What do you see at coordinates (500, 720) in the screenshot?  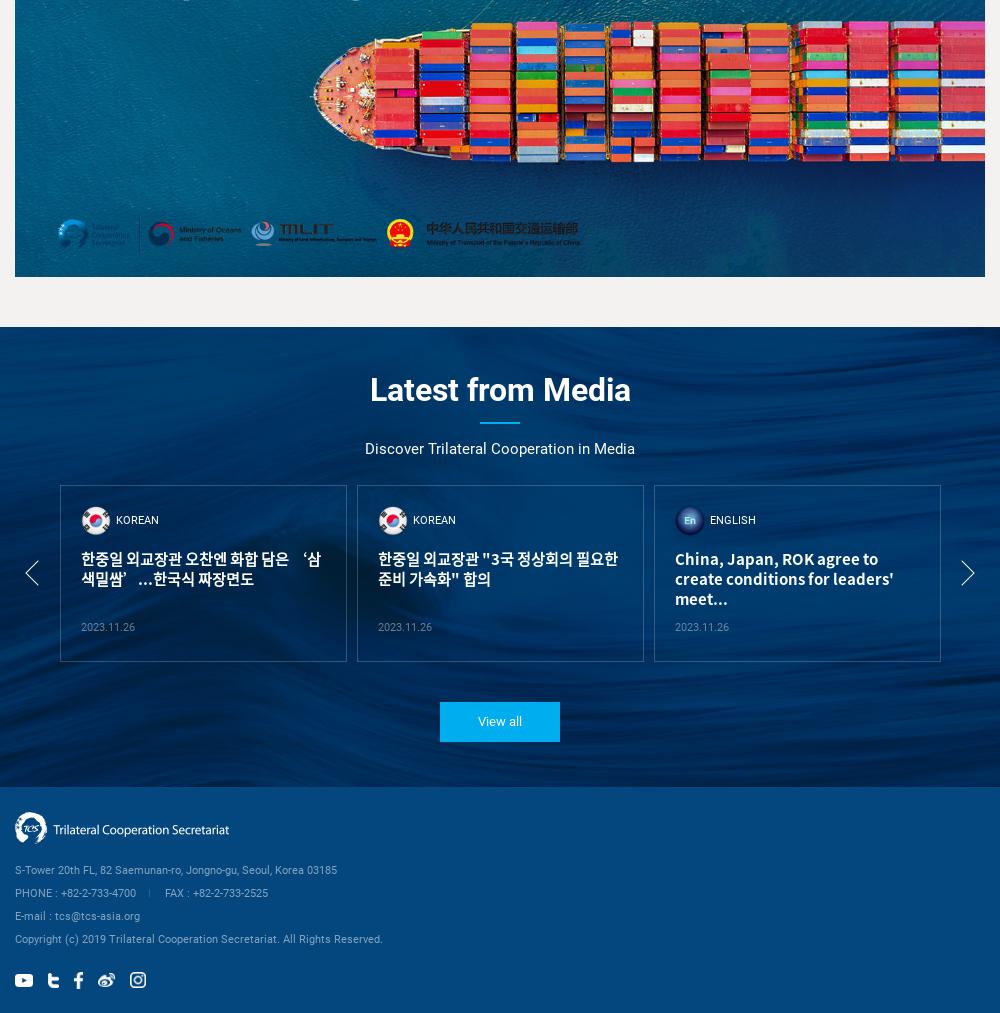 I see `'View all'` at bounding box center [500, 720].